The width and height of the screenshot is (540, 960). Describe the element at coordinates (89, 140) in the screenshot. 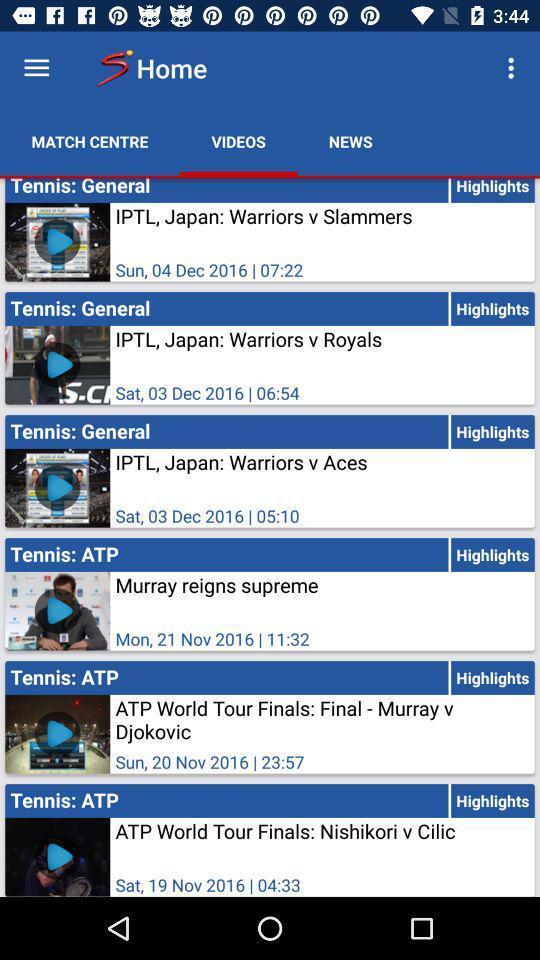

I see `item to the left of the videos icon` at that location.